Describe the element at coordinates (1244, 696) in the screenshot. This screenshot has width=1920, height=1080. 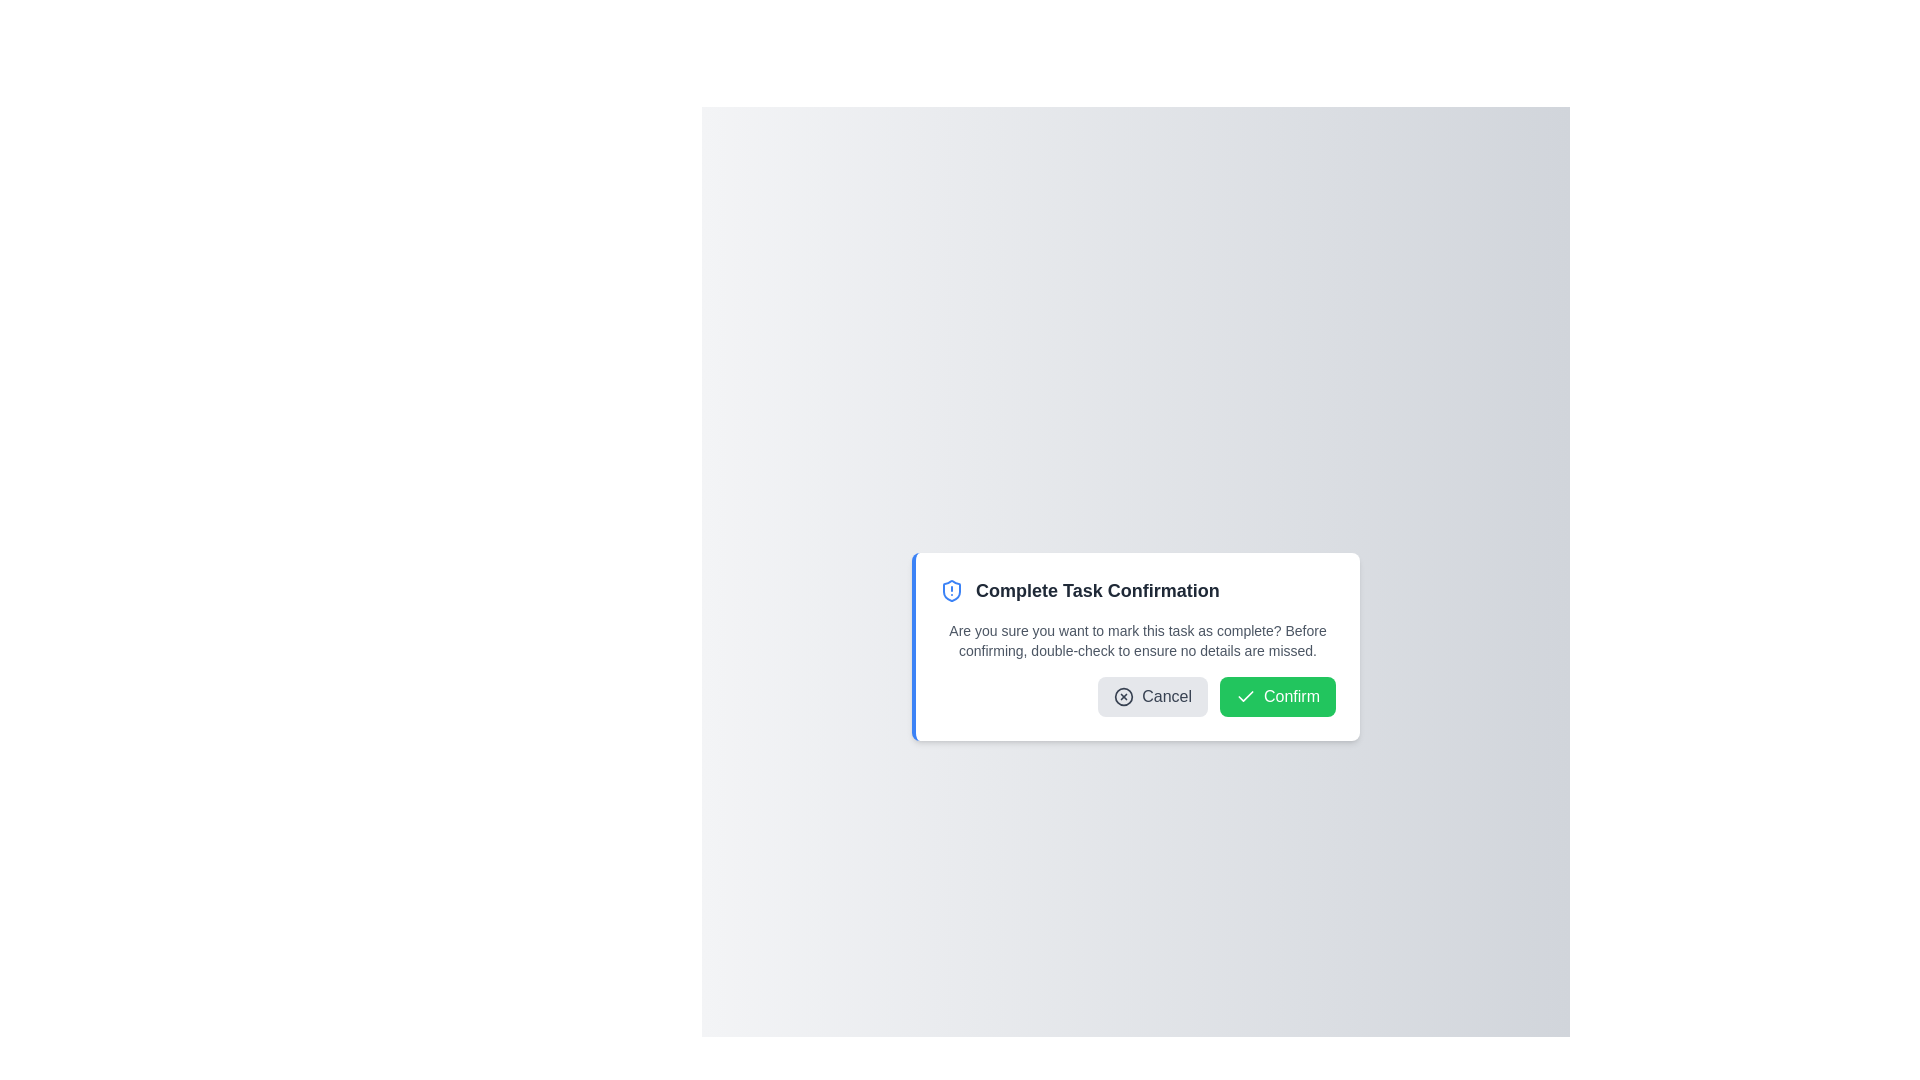
I see `the checkmark icon located to the left of the 'Confirm' text label within the 'Confirm' button at the bottom-right of the modal dialog box` at that location.